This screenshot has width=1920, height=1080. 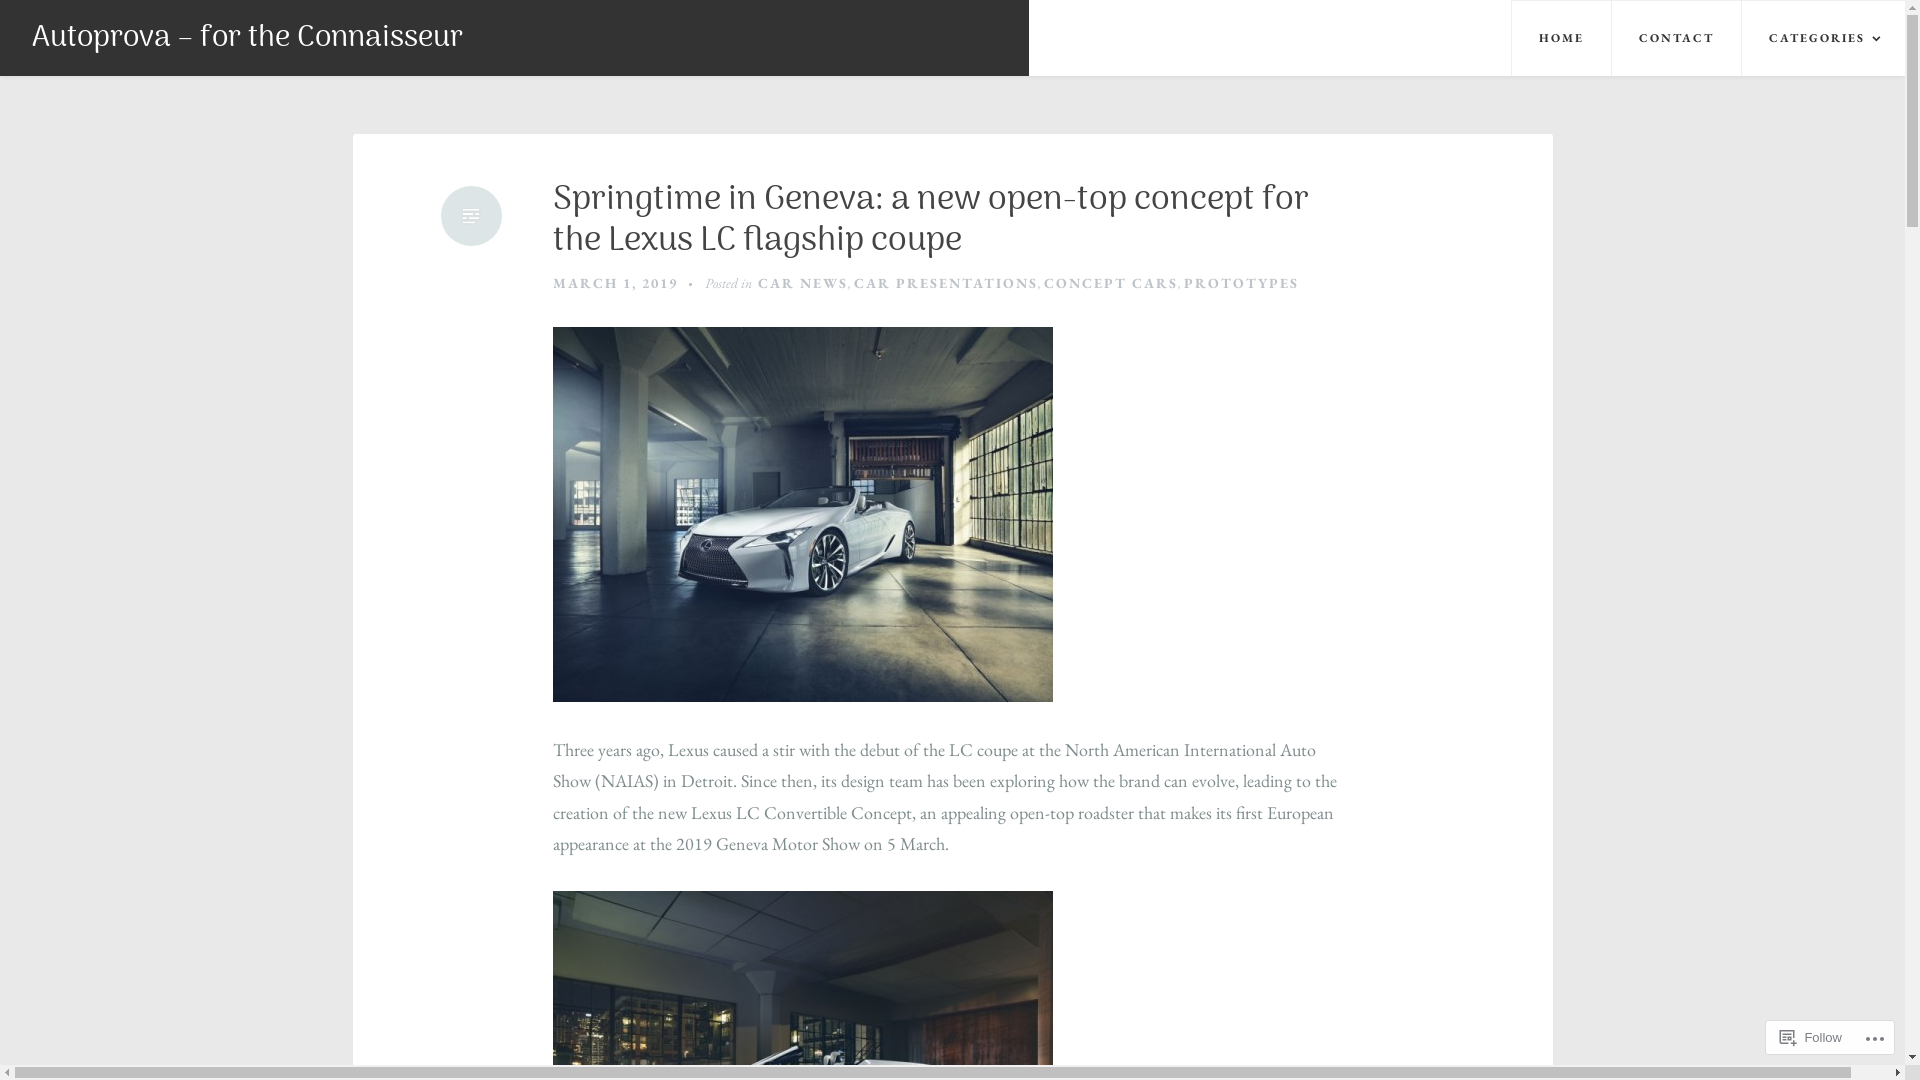 I want to click on 'Follow', so click(x=1810, y=1036).